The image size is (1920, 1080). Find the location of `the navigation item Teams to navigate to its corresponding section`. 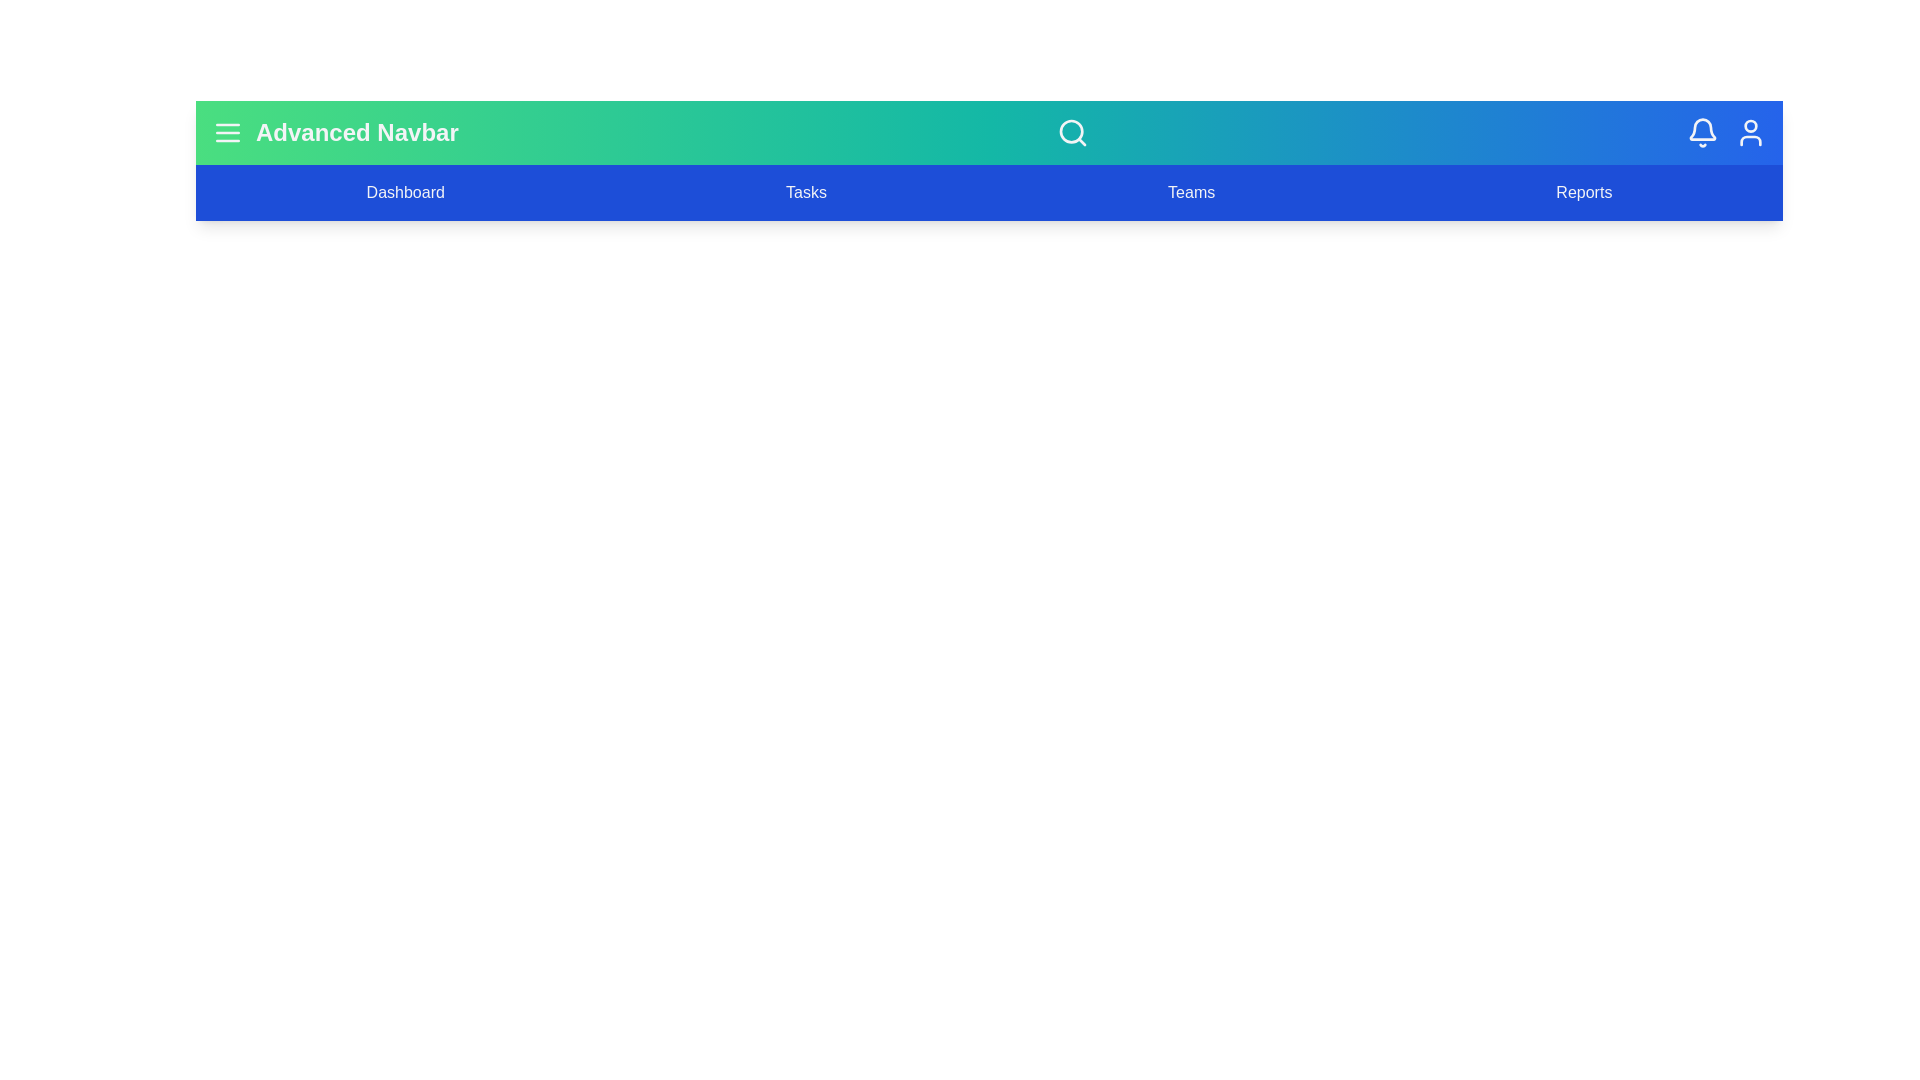

the navigation item Teams to navigate to its corresponding section is located at coordinates (1191, 192).